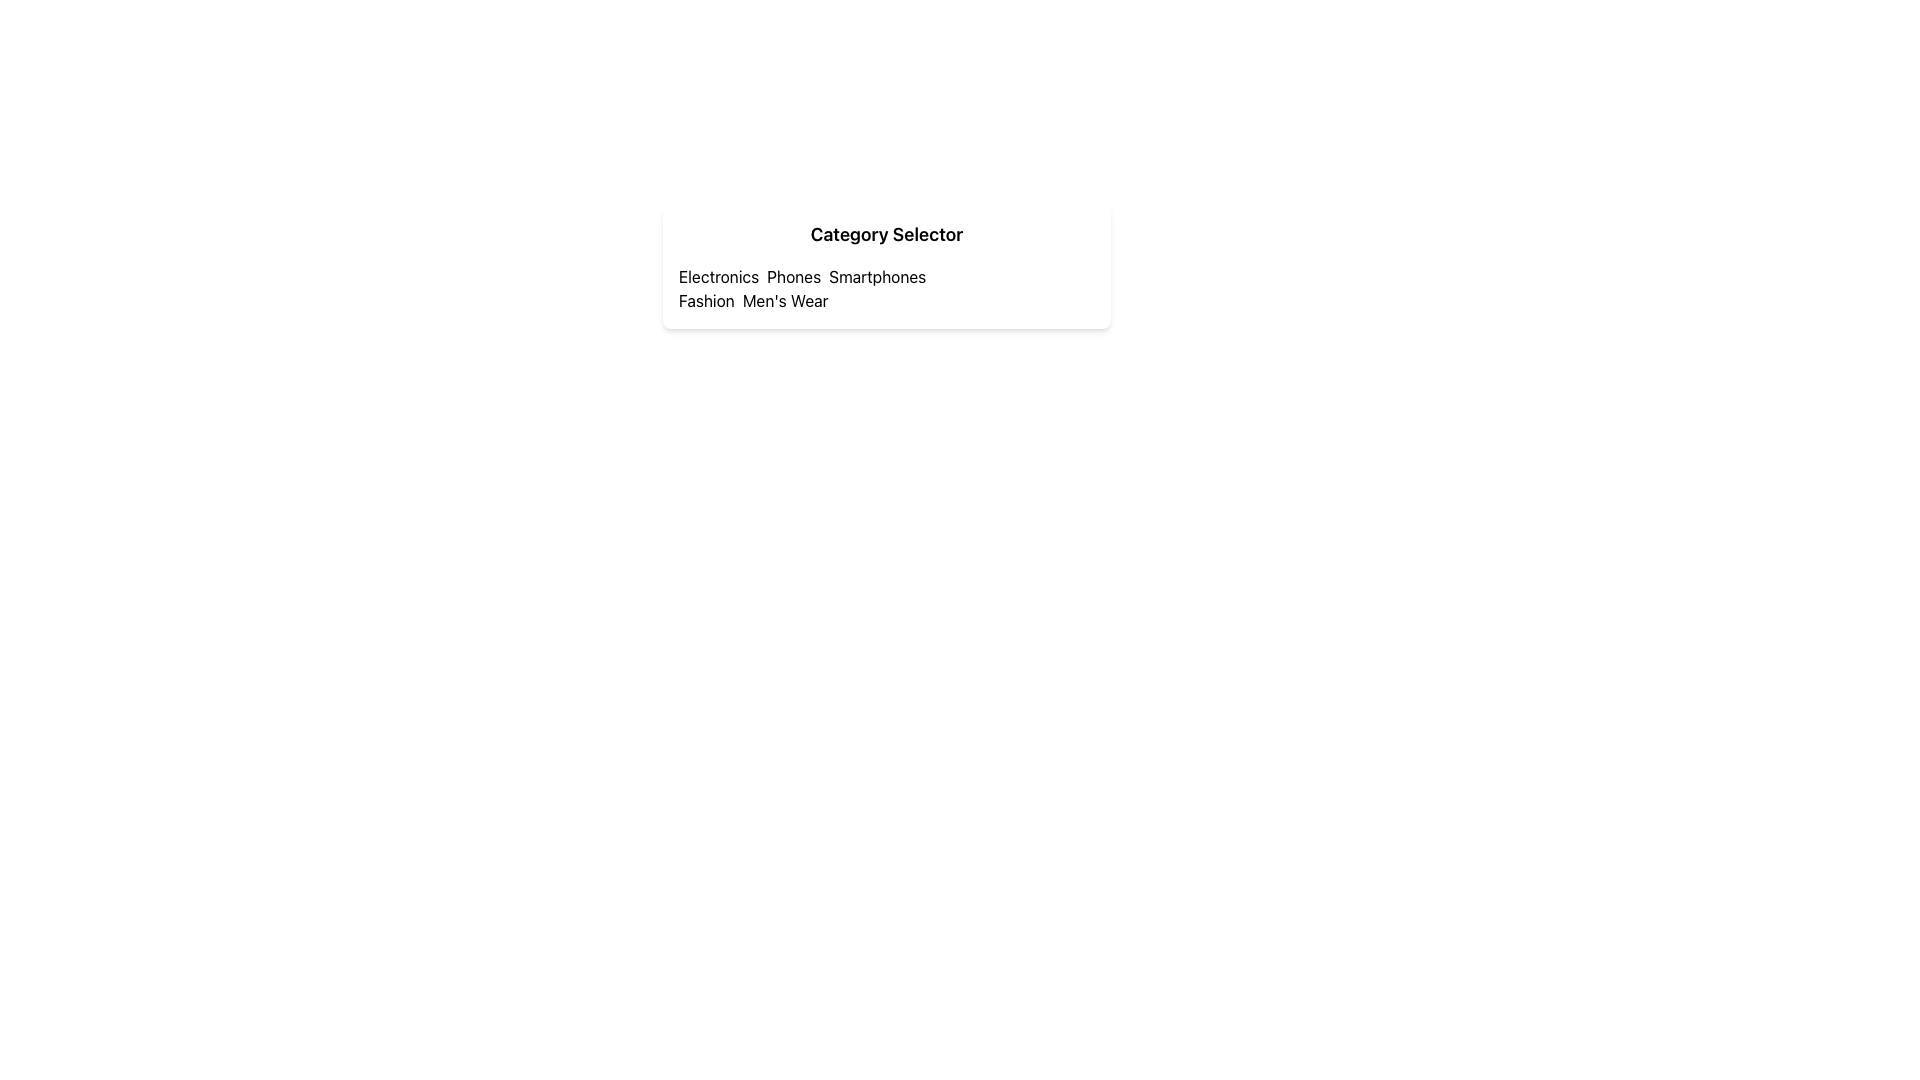 This screenshot has height=1080, width=1920. I want to click on the displayed text on the Text Label that represents a category or subcategory following the 'Electronics' section and preceding the 'Fashion' category in the interface, so click(846, 277).